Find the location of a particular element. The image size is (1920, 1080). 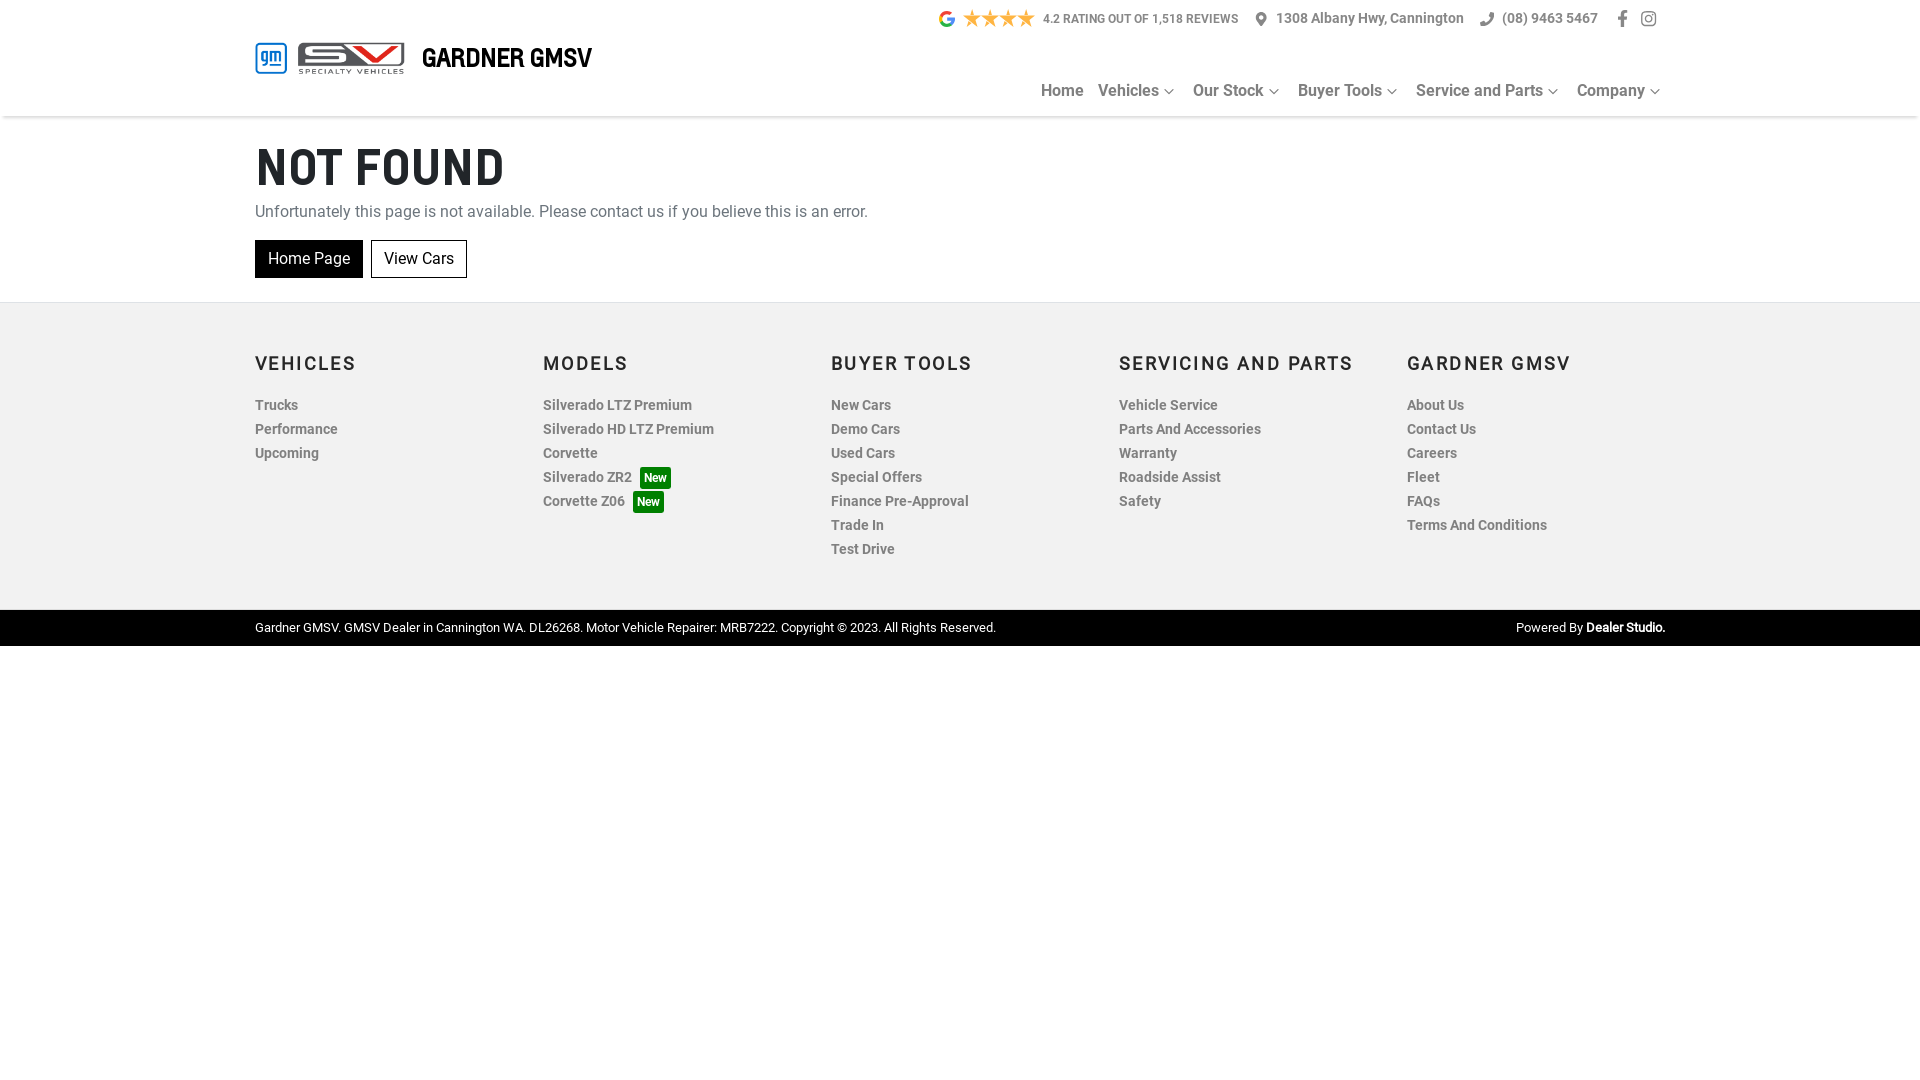

'(08) 9463 5467' is located at coordinates (1549, 18).